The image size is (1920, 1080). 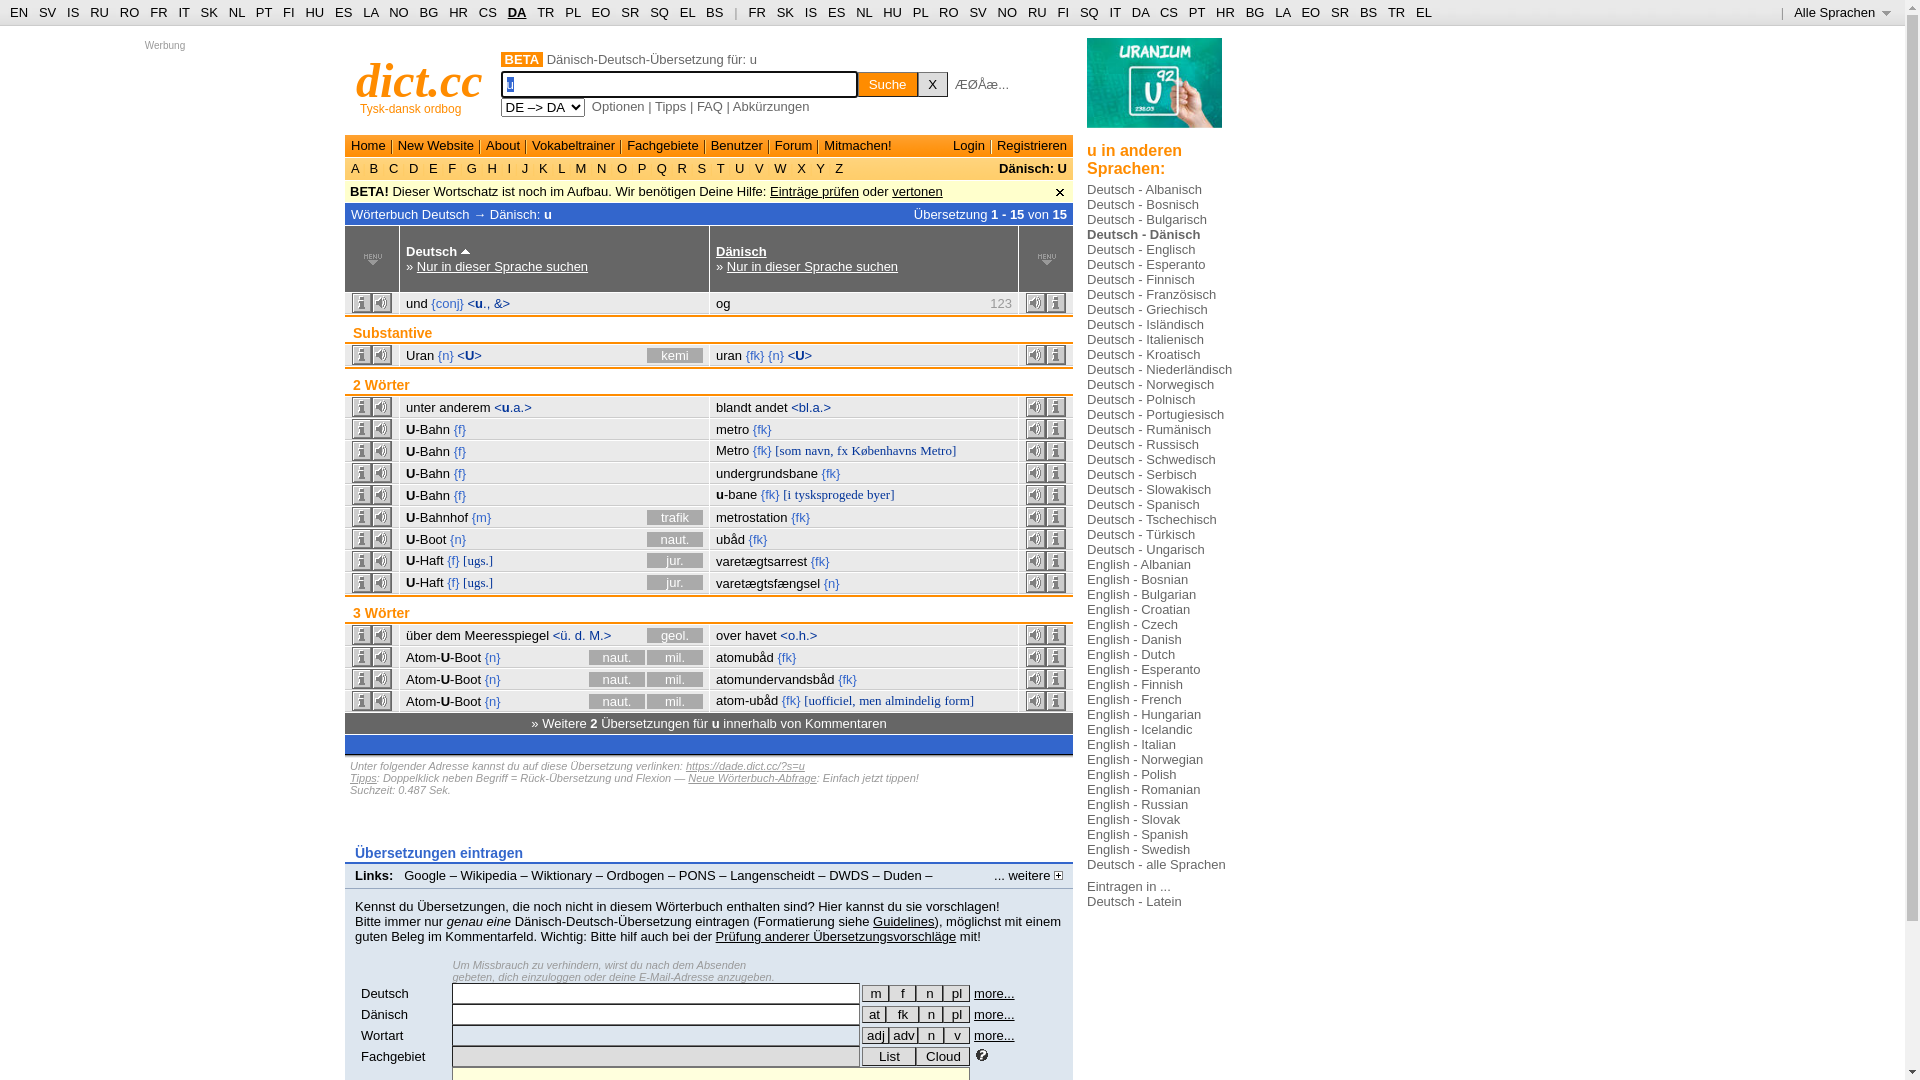 I want to click on 'HU', so click(x=891, y=12).